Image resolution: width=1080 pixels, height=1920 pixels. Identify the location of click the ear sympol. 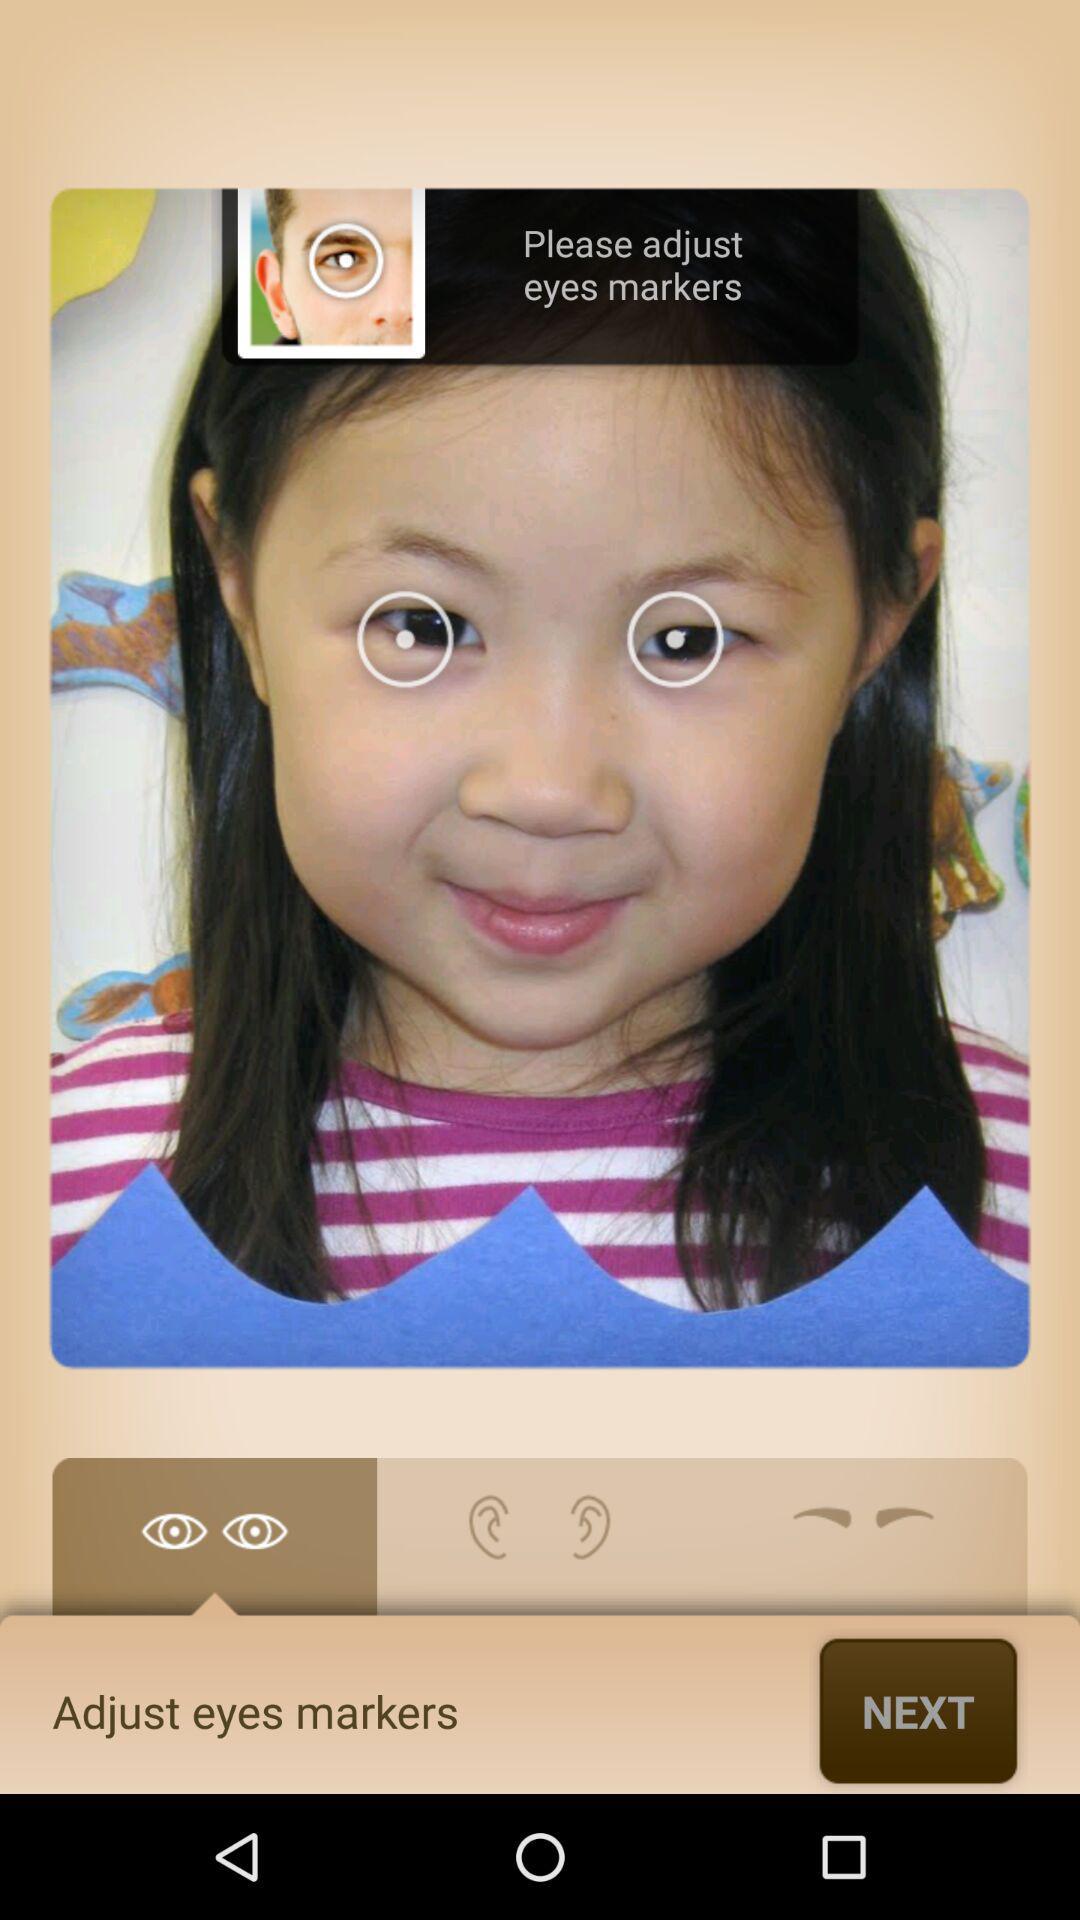
(538, 1546).